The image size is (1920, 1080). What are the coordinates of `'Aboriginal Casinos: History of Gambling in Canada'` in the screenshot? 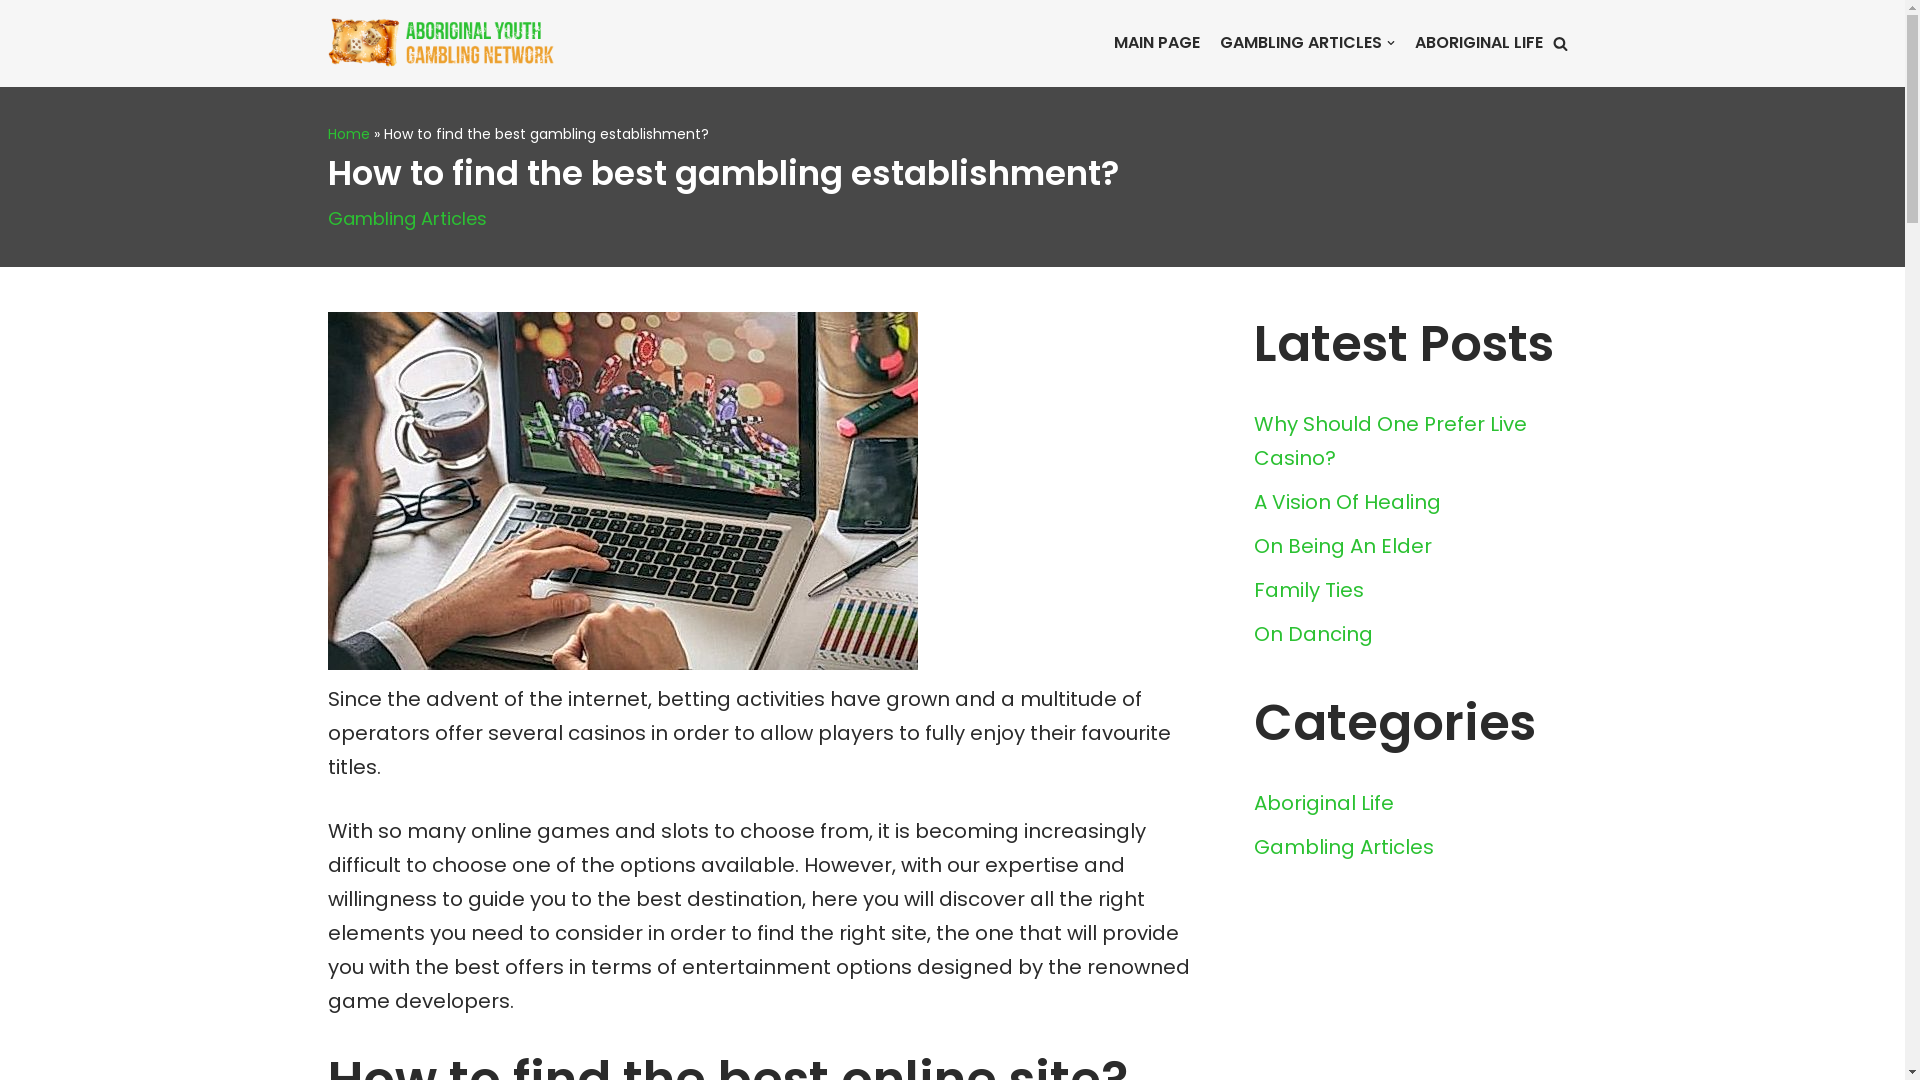 It's located at (451, 43).